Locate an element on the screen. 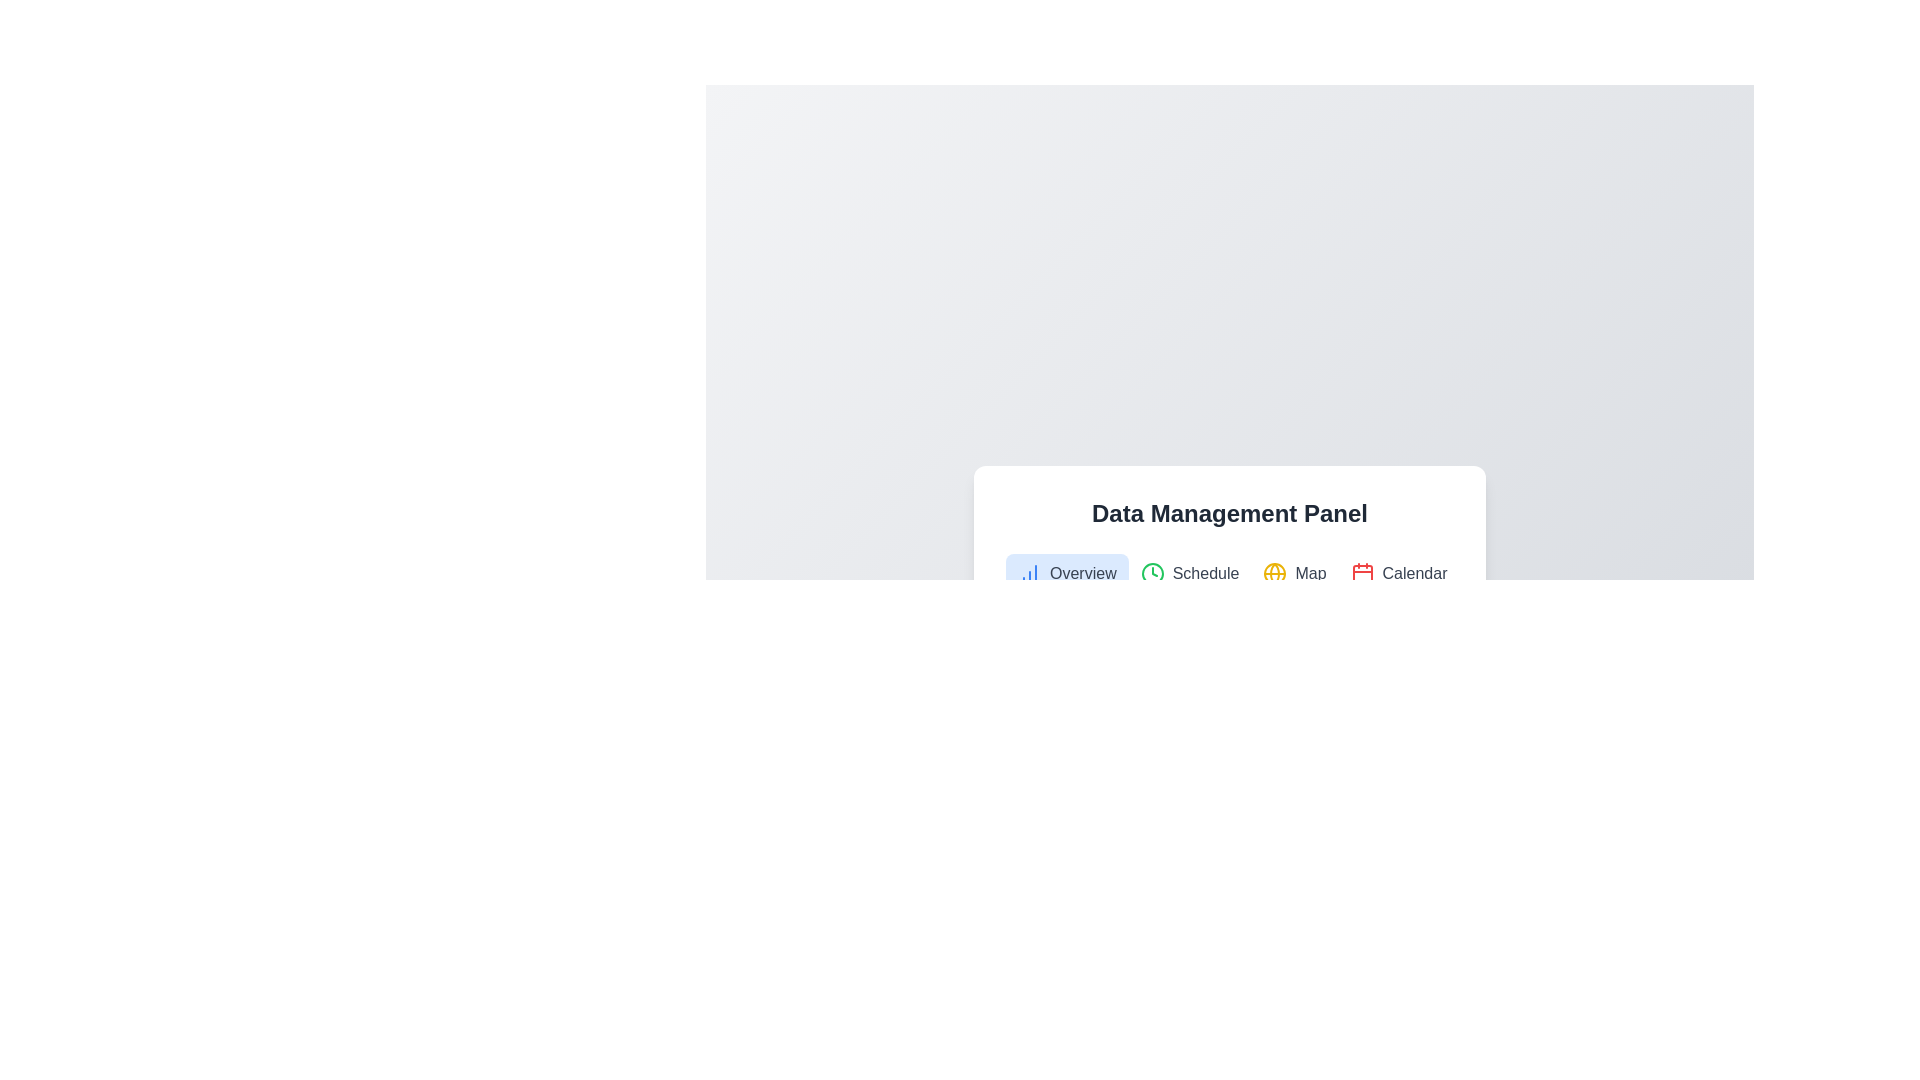 The width and height of the screenshot is (1920, 1080). the vibrant yellow globe icon located in the horizontal menu bar below the 'Data Management Panel' title, positioned to the left of the 'Map' text is located at coordinates (1274, 574).